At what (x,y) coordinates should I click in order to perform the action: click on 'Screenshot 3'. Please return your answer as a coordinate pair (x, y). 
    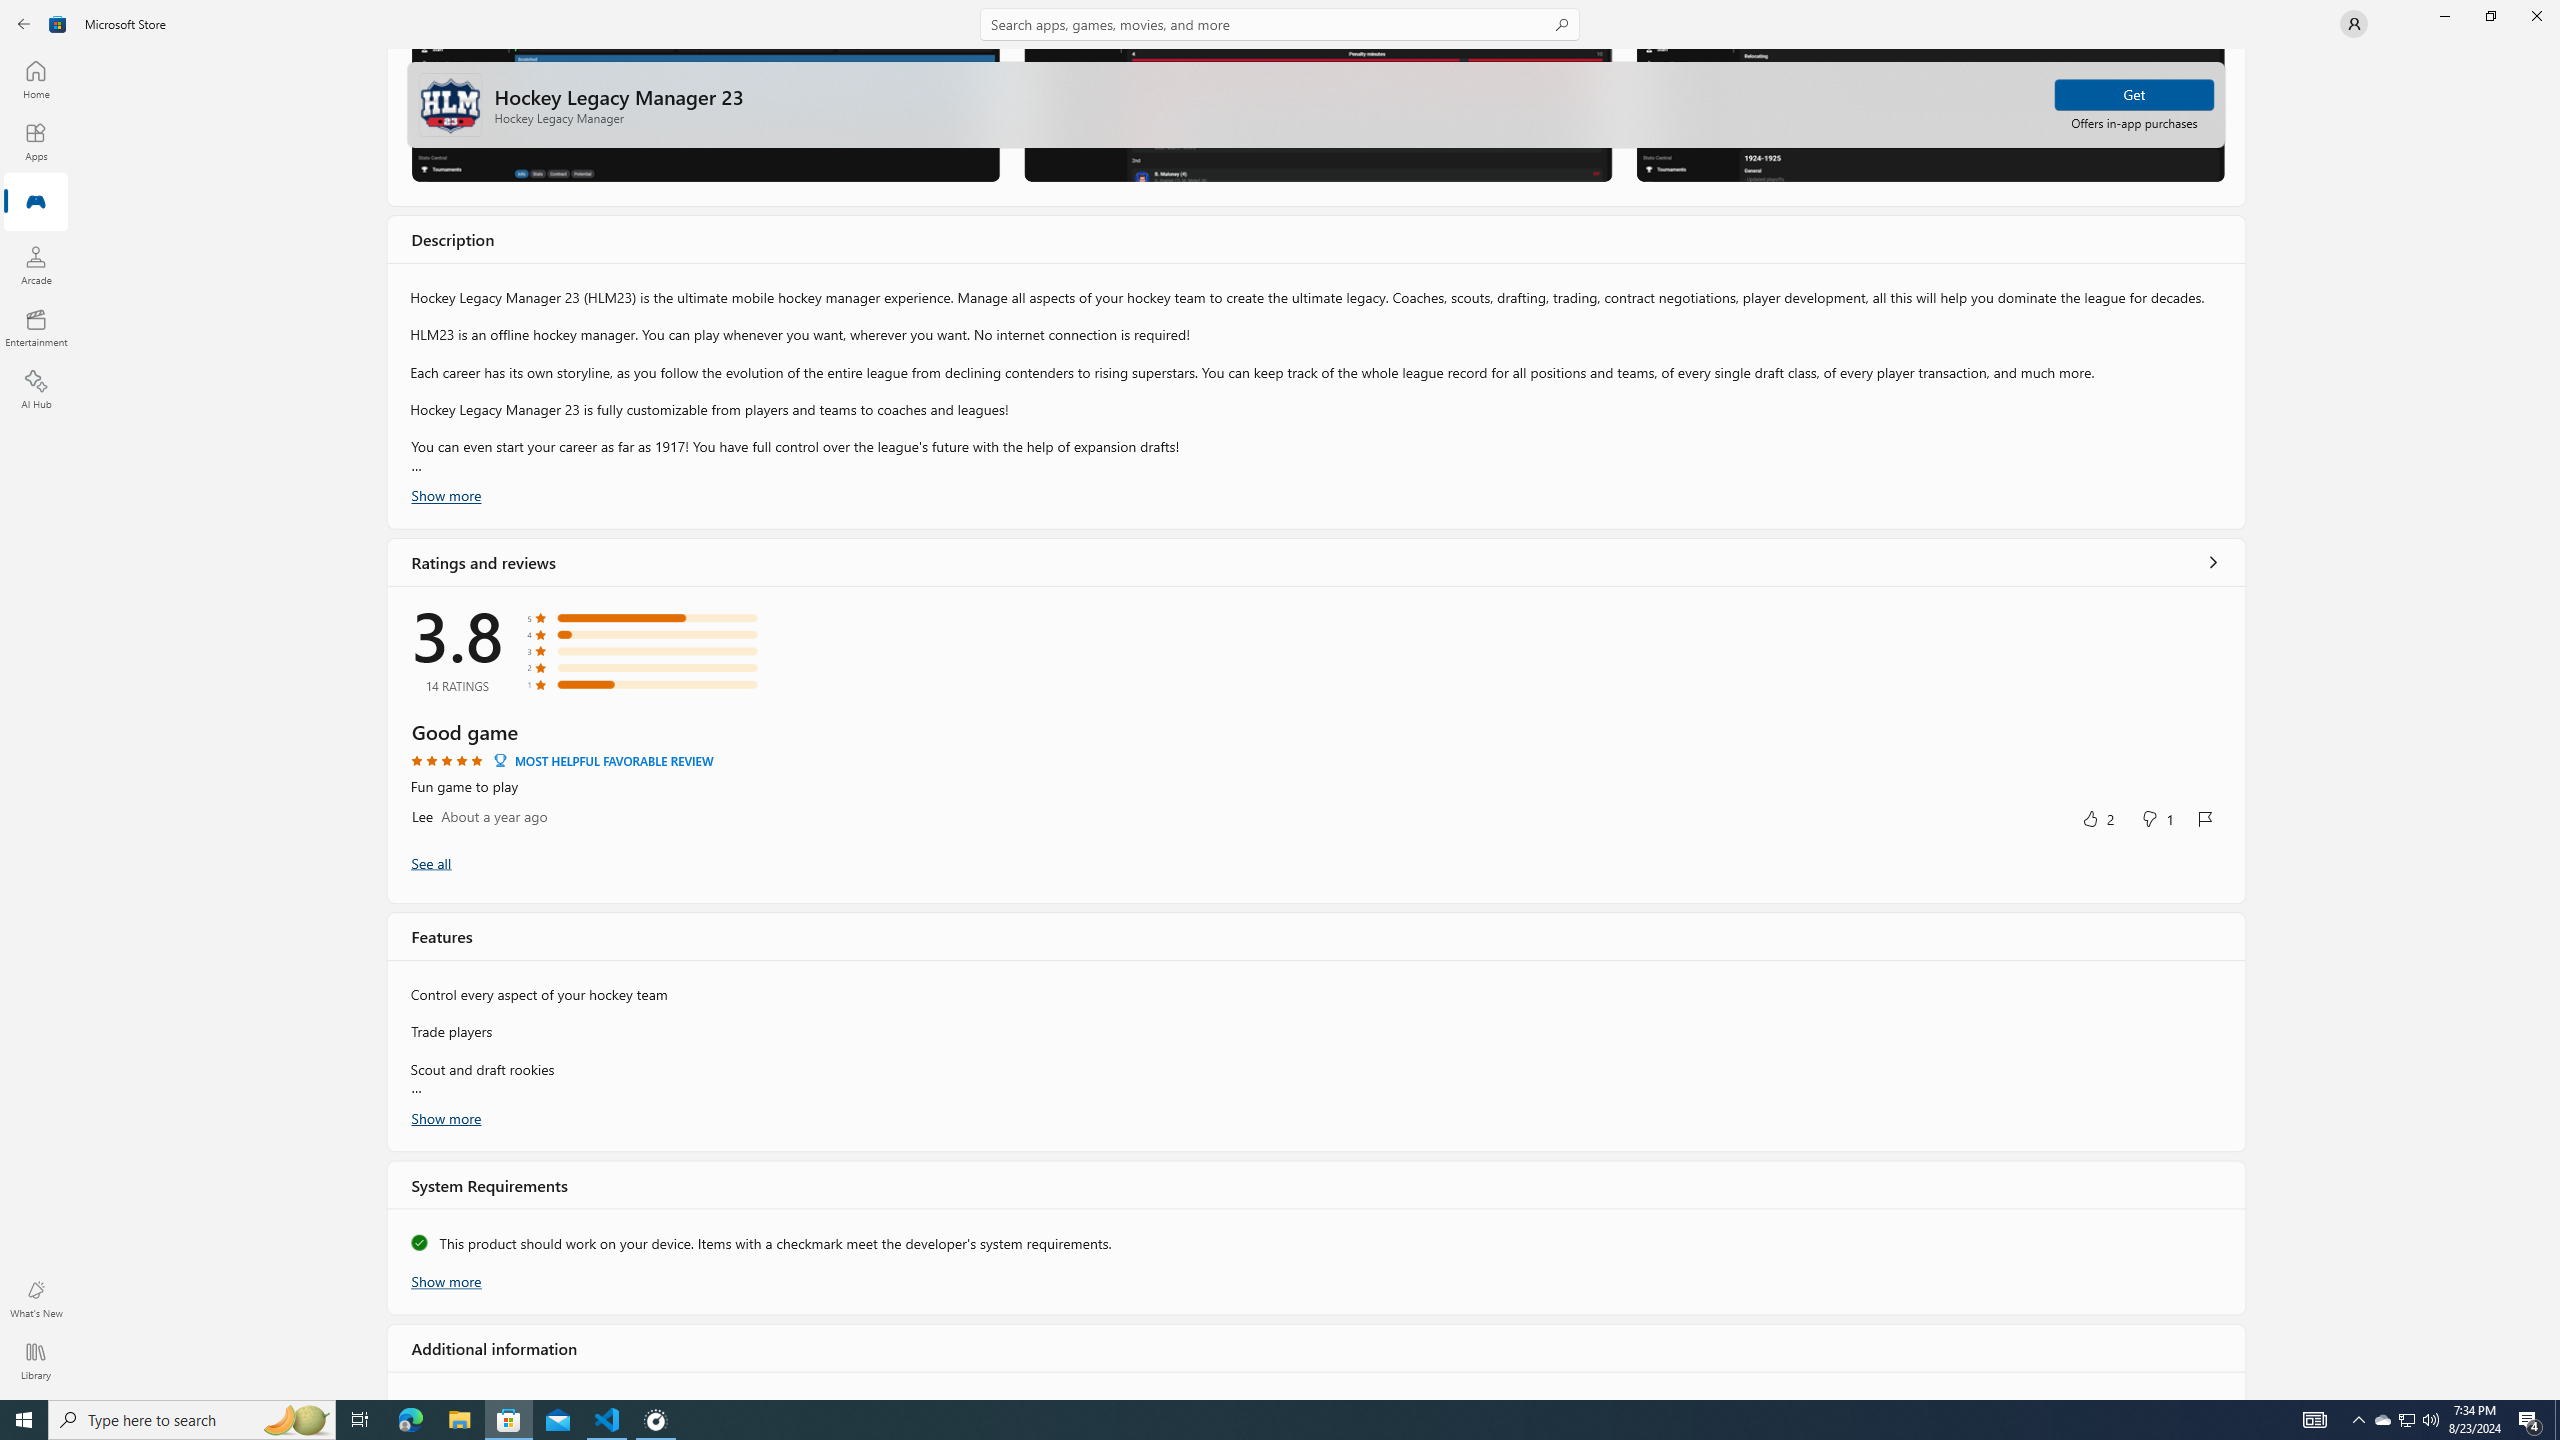
    Looking at the image, I should click on (1929, 114).